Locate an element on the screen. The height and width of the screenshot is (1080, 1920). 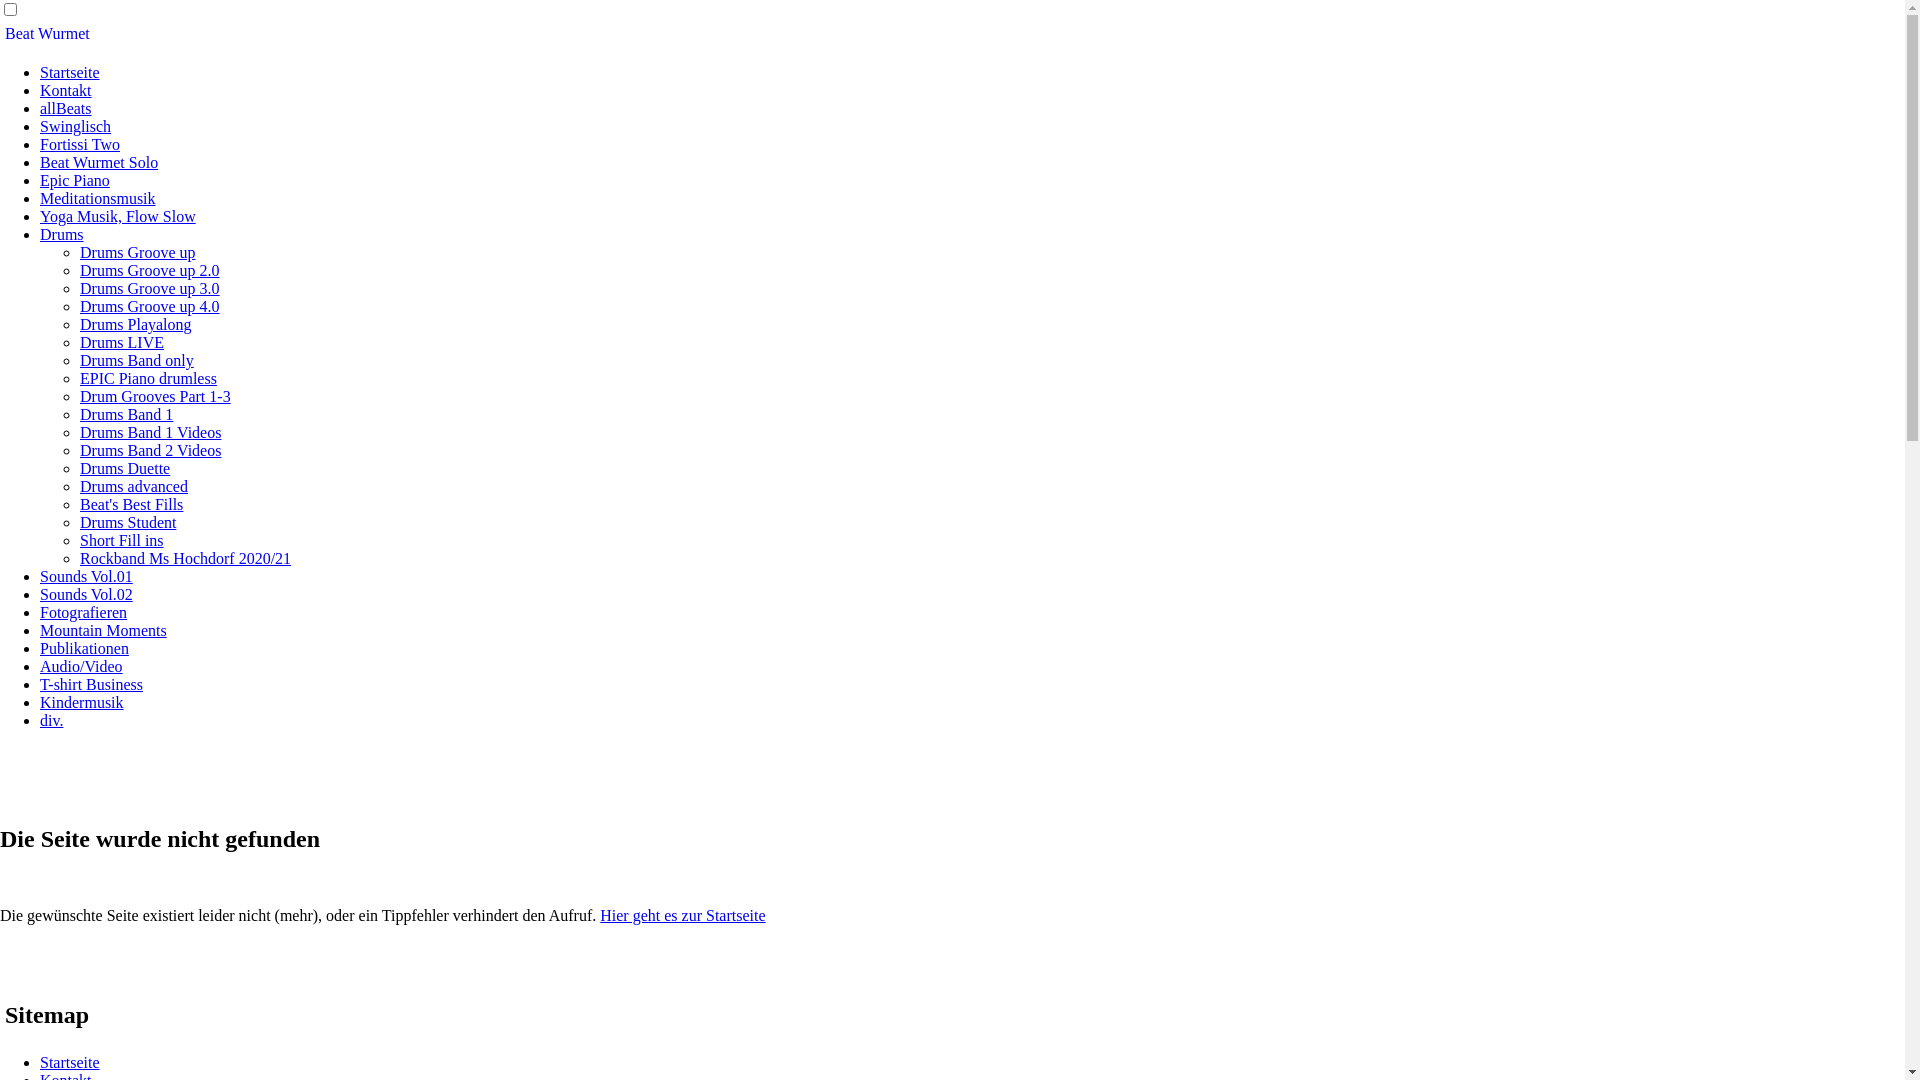
'Fotografieren' is located at coordinates (82, 611).